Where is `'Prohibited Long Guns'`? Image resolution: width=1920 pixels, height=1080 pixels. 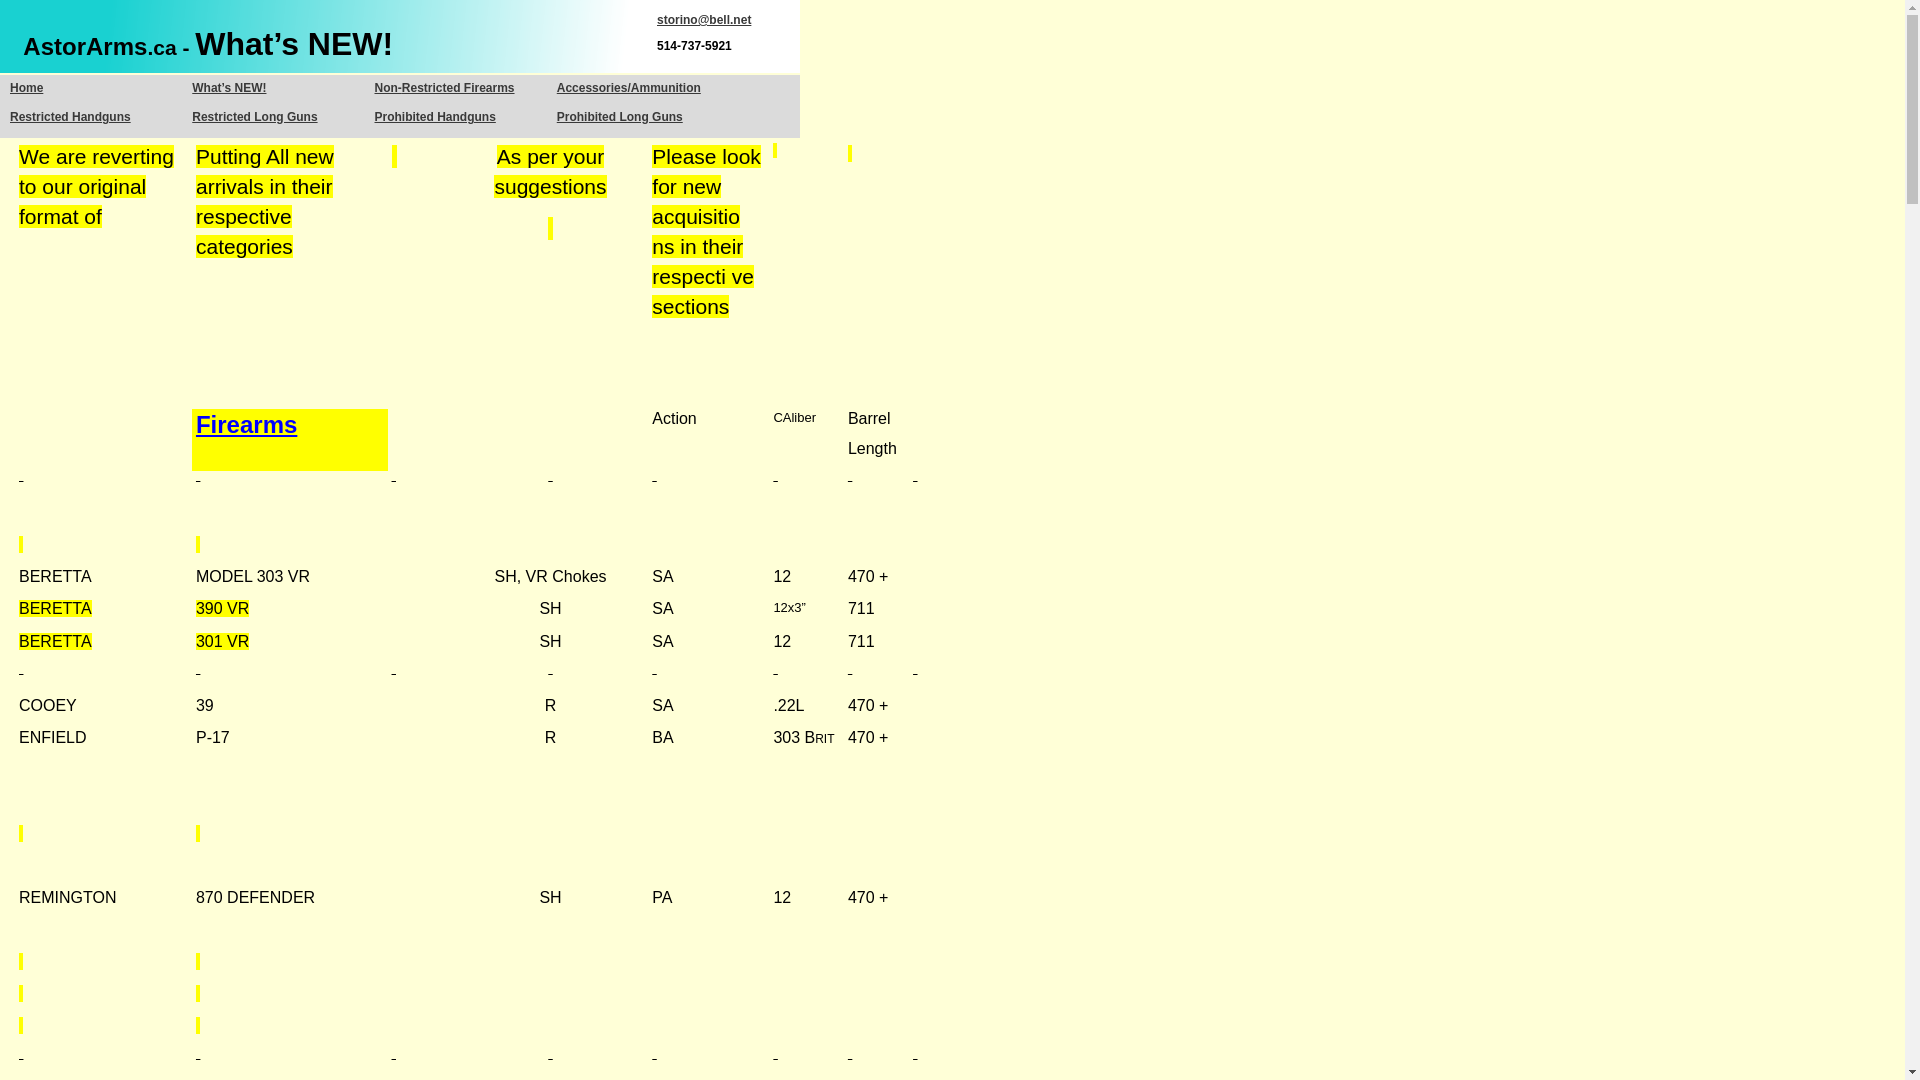 'Prohibited Long Guns' is located at coordinates (618, 116).